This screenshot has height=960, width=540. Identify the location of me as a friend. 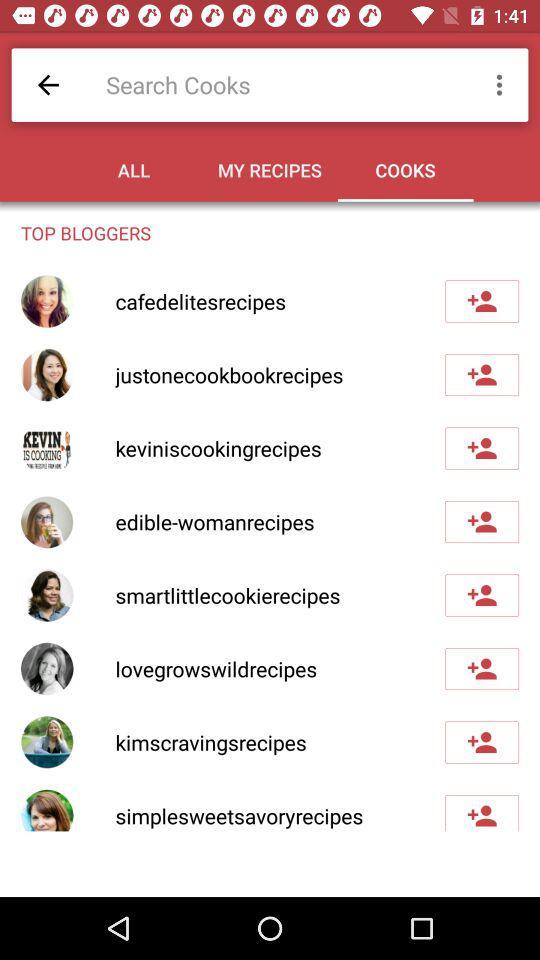
(481, 813).